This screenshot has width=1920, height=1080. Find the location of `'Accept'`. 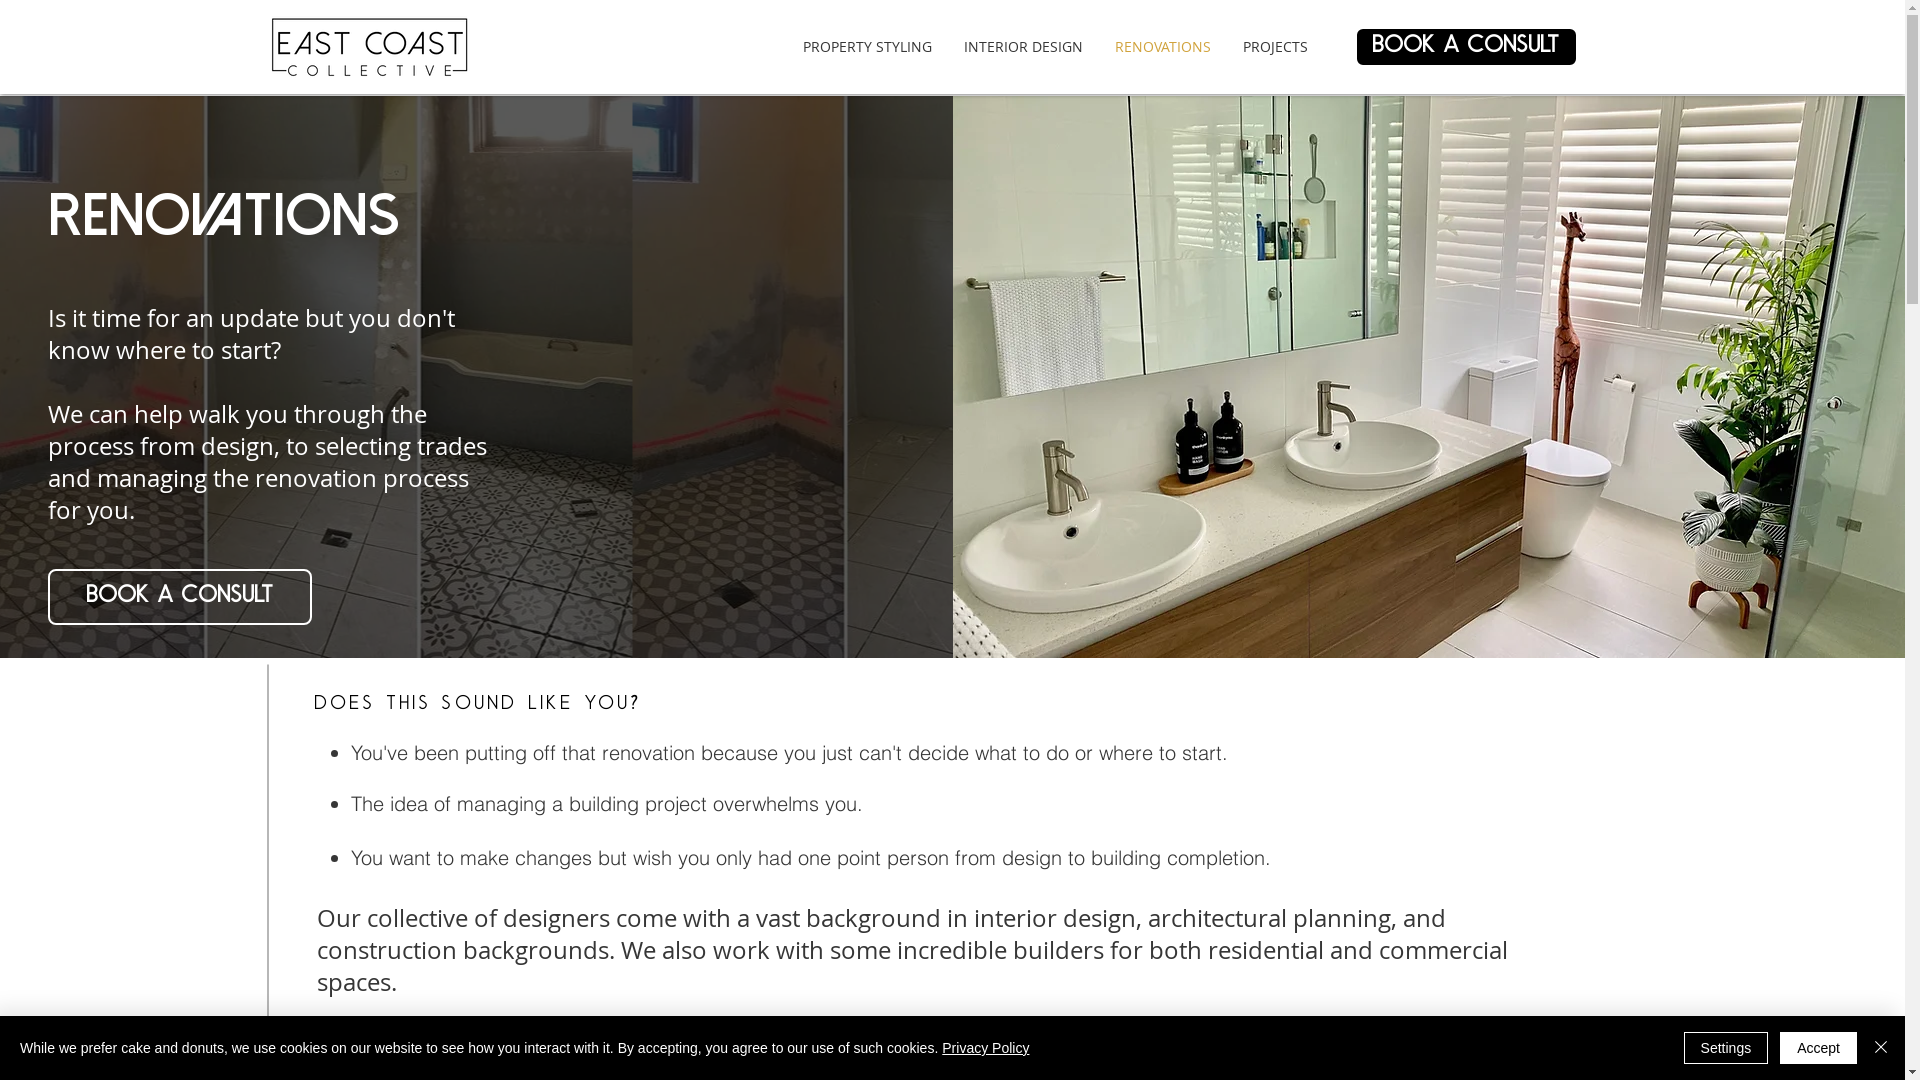

'Accept' is located at coordinates (1818, 1047).